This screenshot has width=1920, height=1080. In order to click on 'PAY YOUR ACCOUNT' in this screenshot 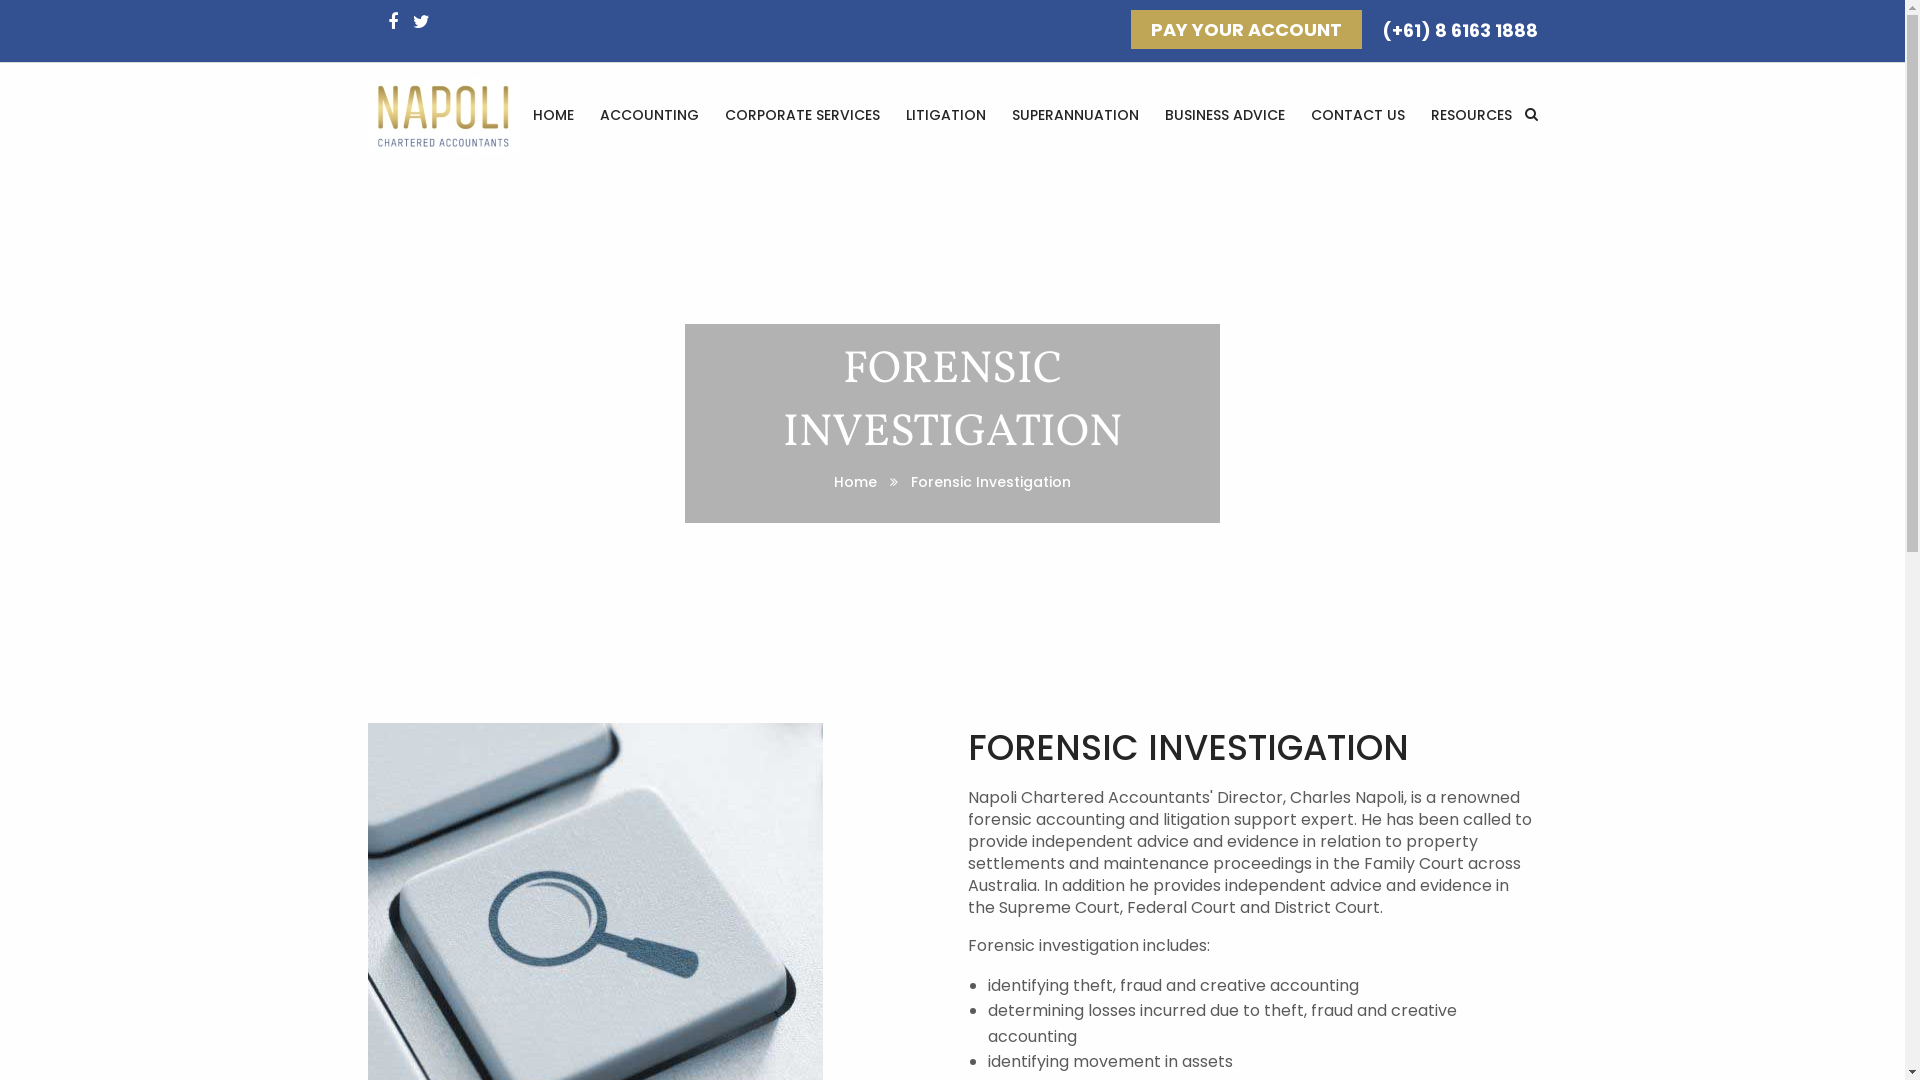, I will do `click(1244, 29)`.